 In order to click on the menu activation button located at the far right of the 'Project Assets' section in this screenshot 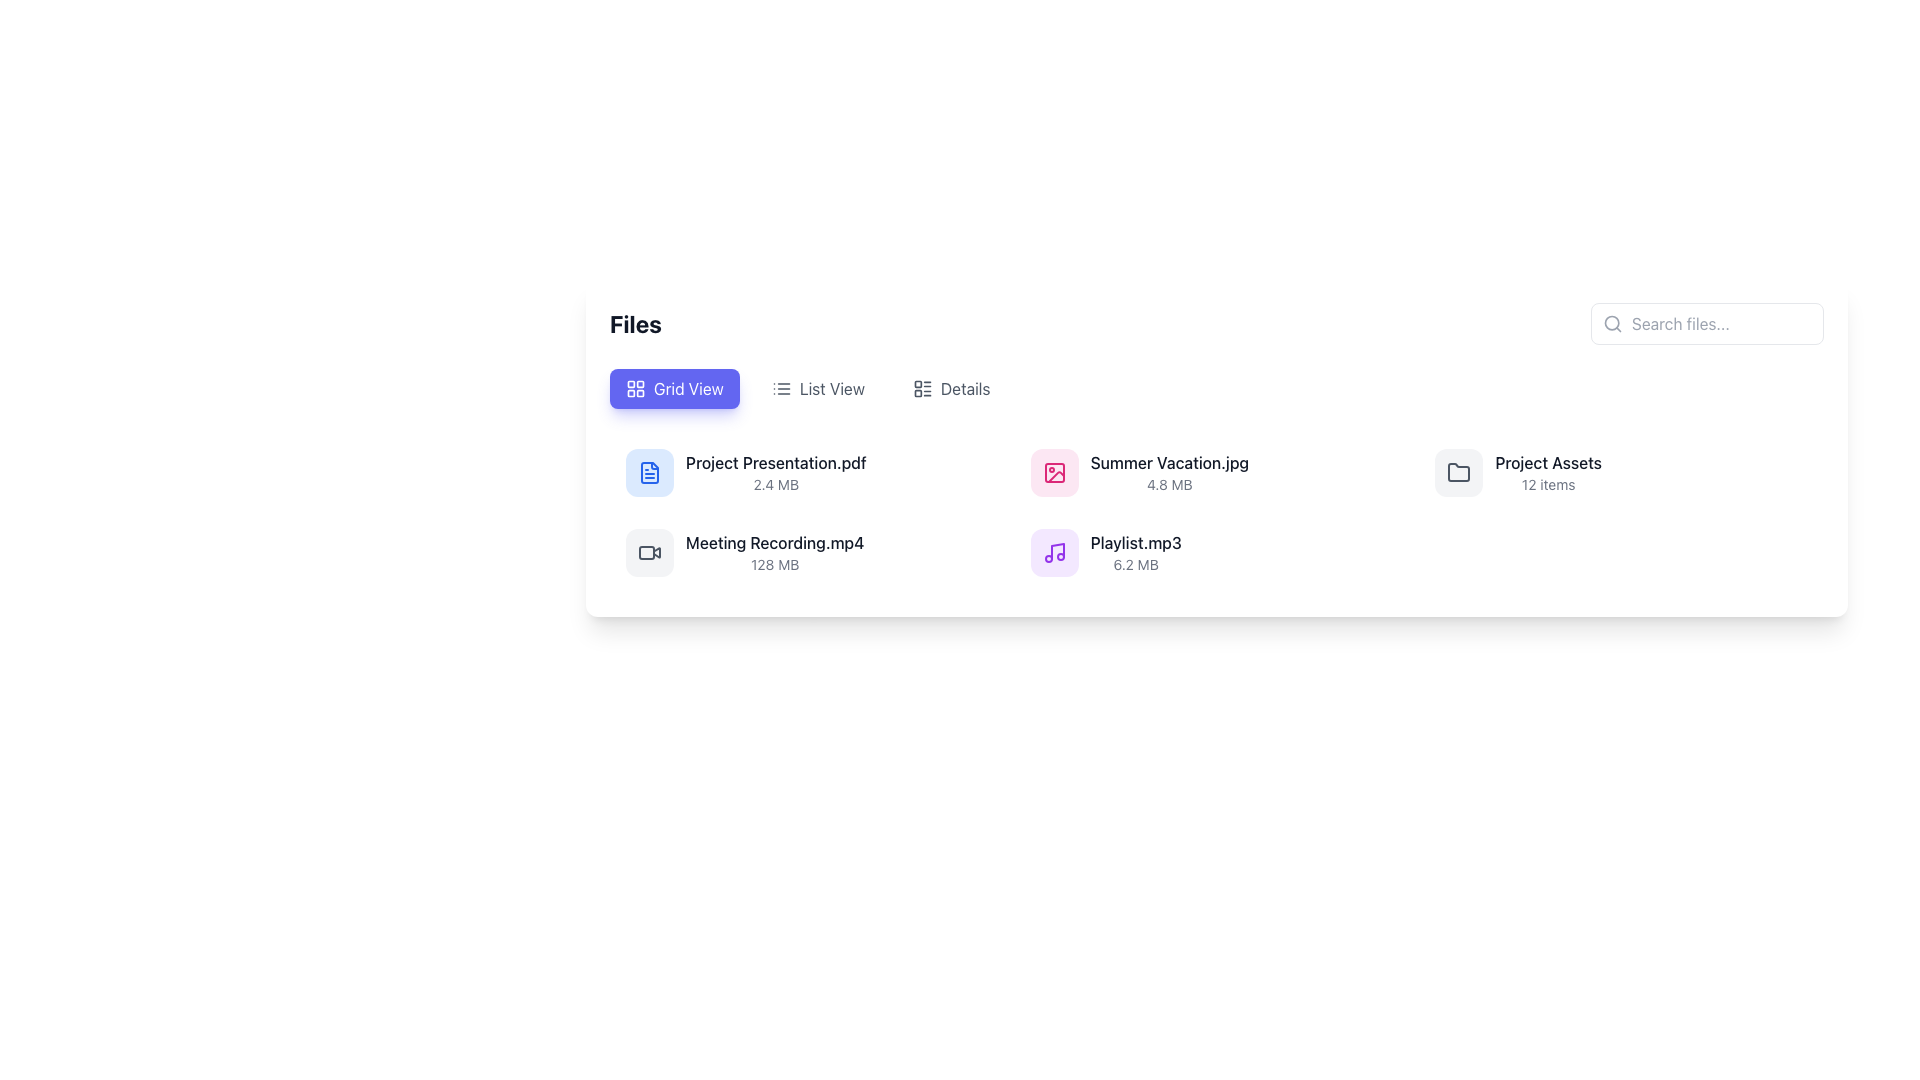, I will do `click(1795, 461)`.